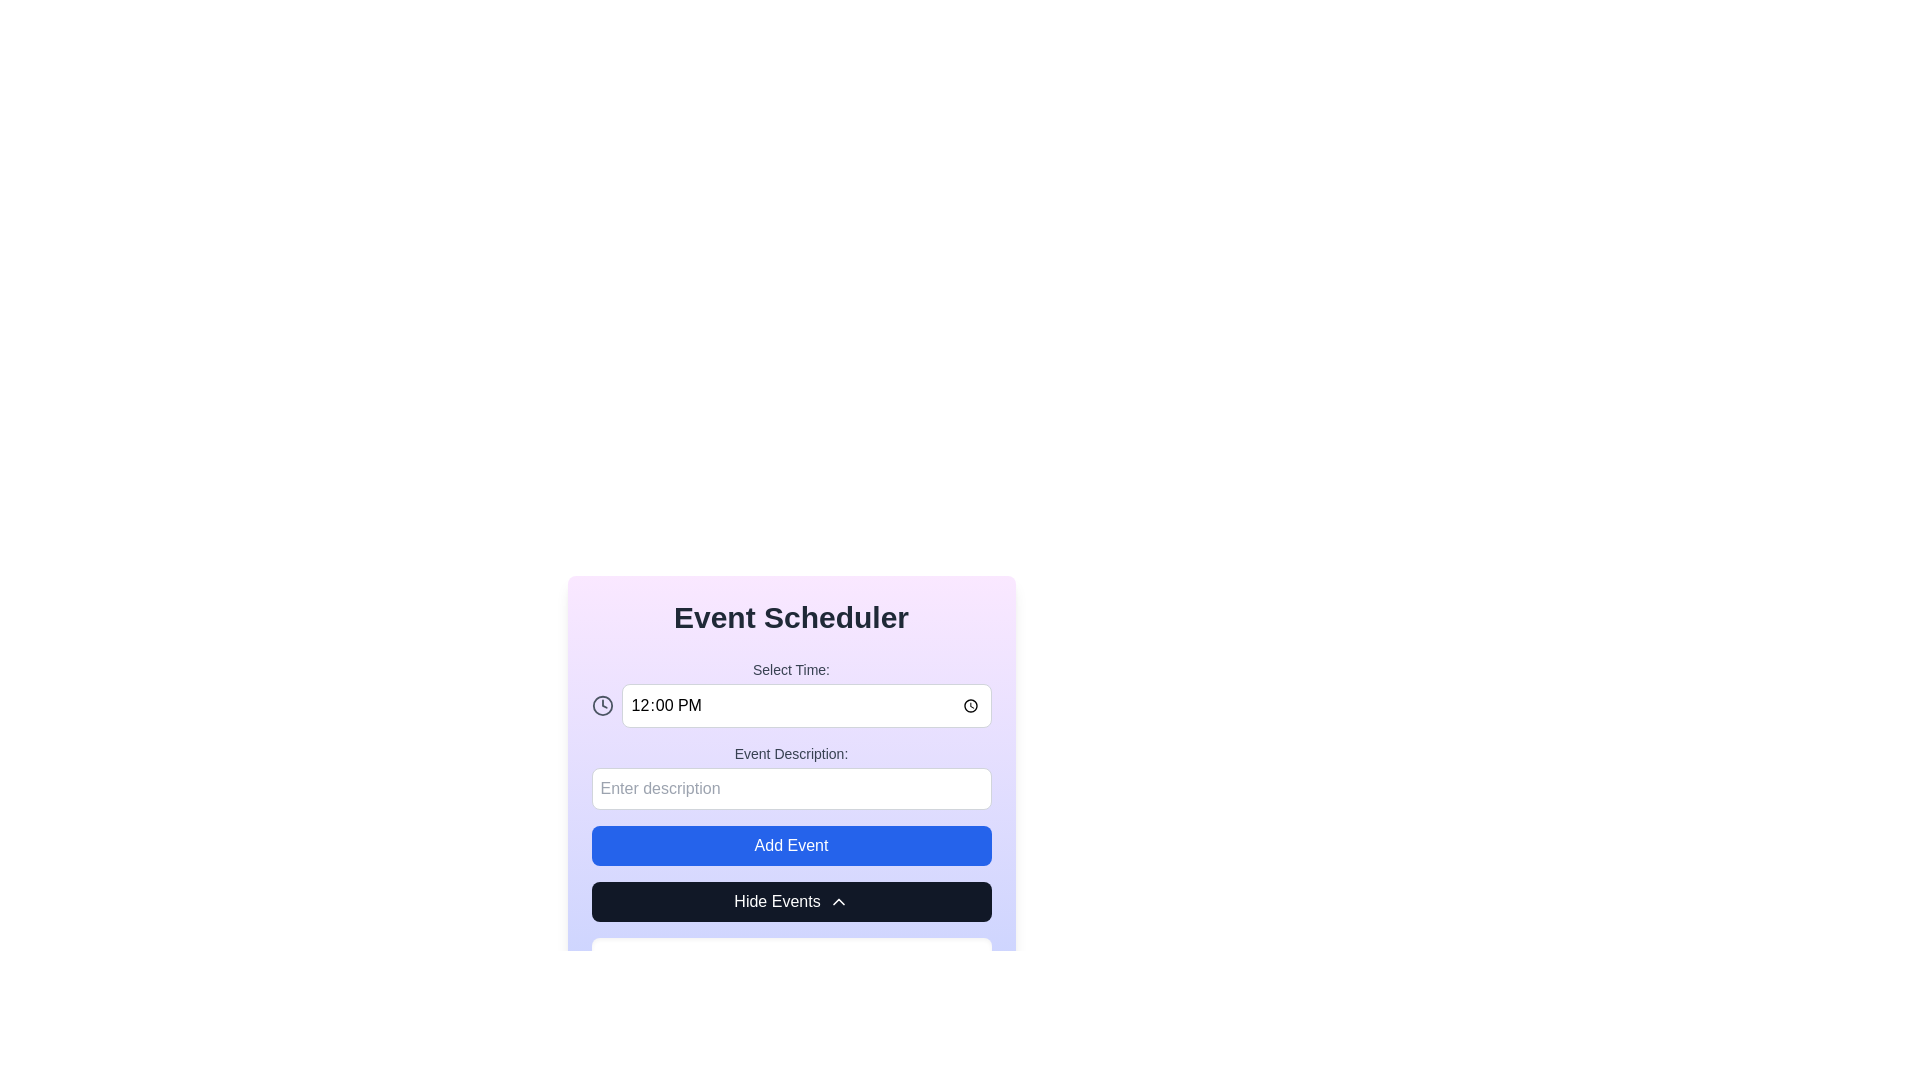 This screenshot has width=1920, height=1080. Describe the element at coordinates (790, 616) in the screenshot. I see `the Header text element which serves as the title for the section, positioned at the top of the layout` at that location.